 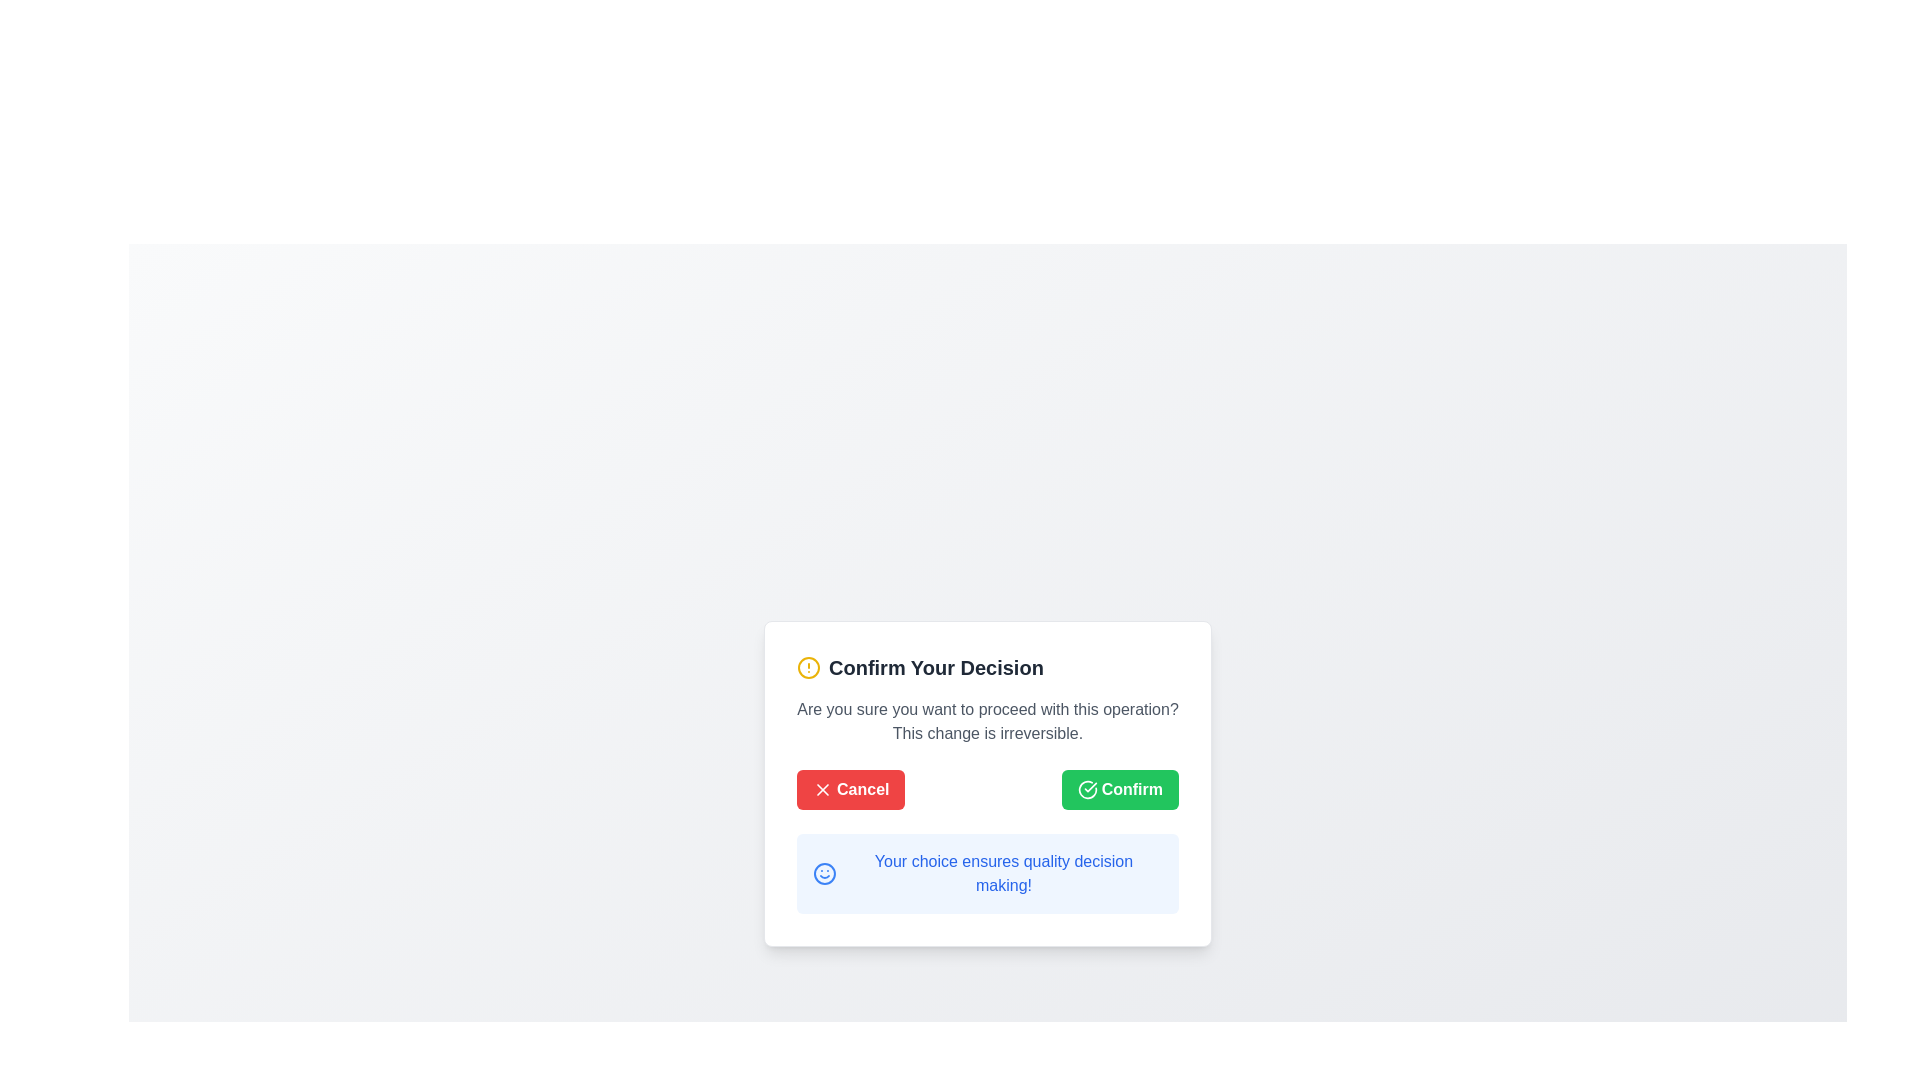 I want to click on the 'Cancel' button which contains the icon representing the cancel action, located at the bottom center section of the dialog box, so click(x=822, y=789).